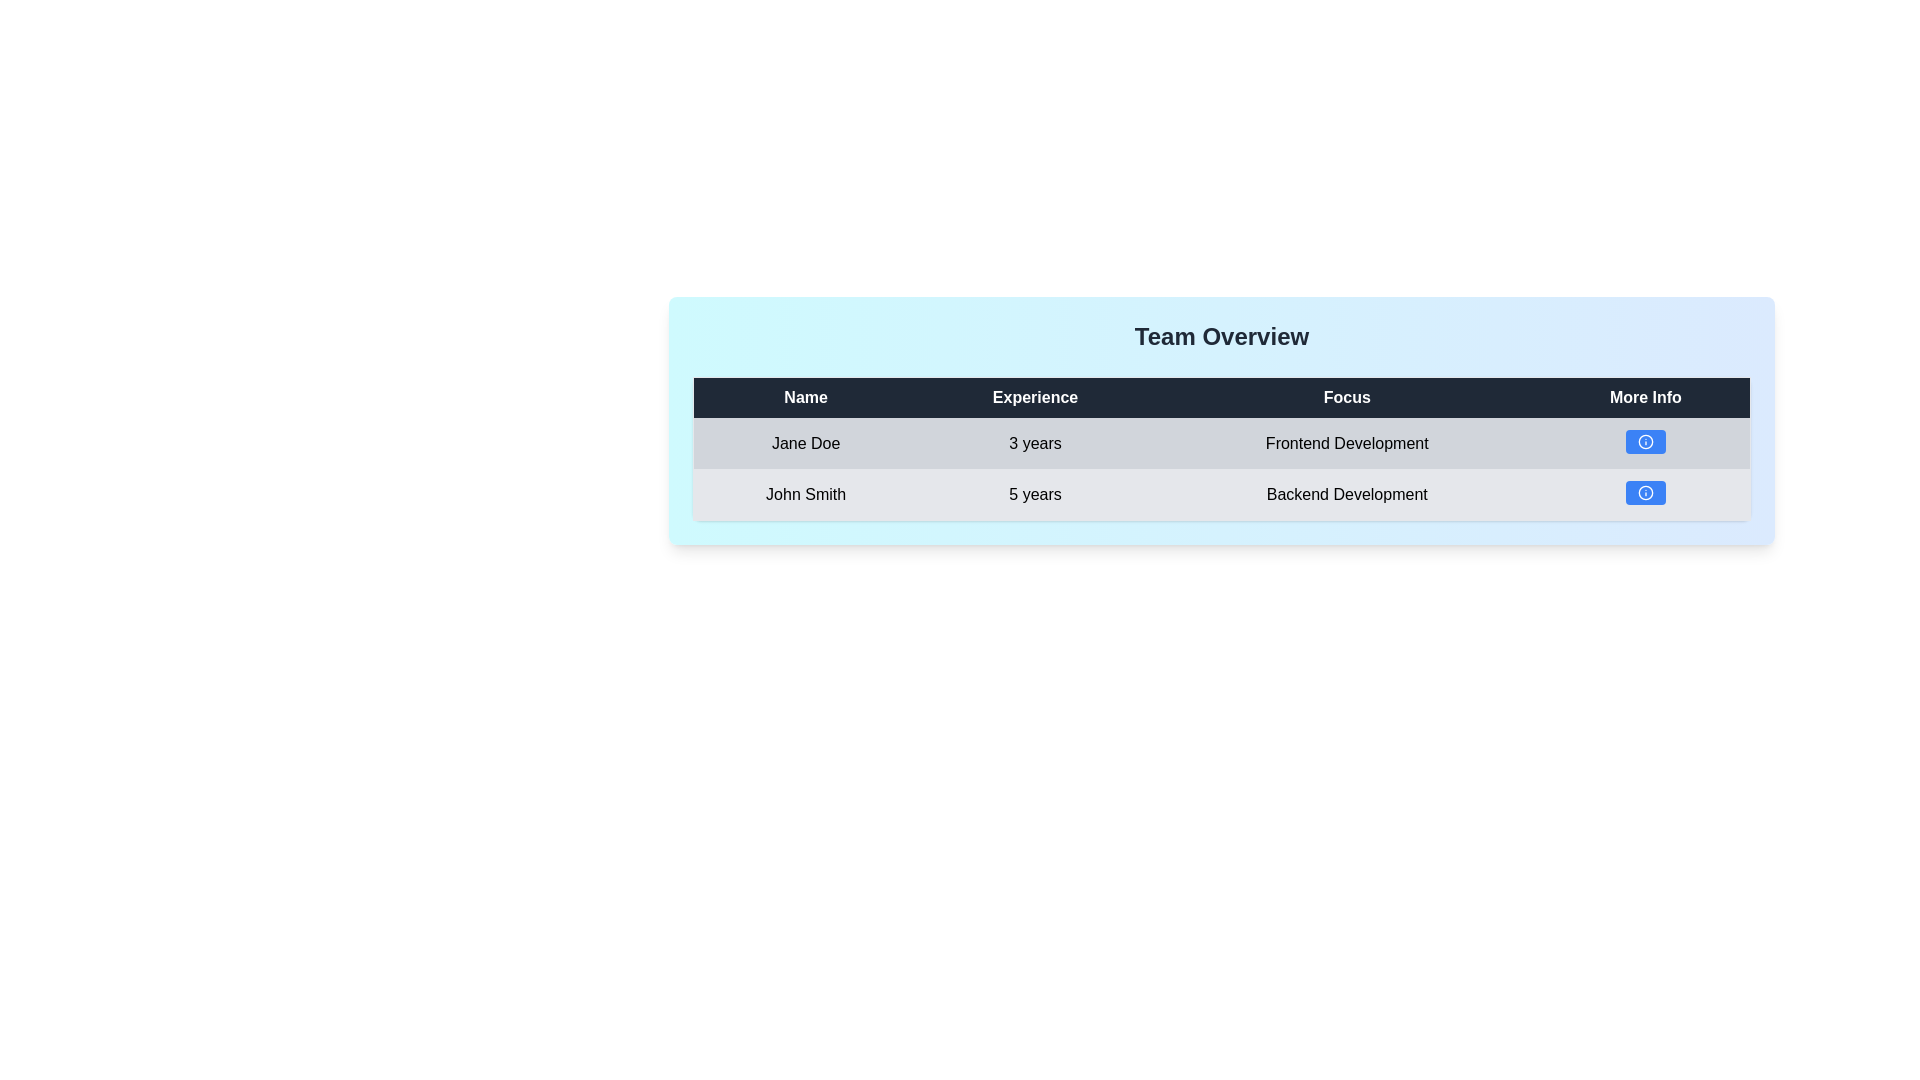 This screenshot has height=1080, width=1920. I want to click on the static label text indicating the area of expertise associated with 'John Smith' in the 'Focus' column of the 'Team Overview' table, so click(1347, 494).